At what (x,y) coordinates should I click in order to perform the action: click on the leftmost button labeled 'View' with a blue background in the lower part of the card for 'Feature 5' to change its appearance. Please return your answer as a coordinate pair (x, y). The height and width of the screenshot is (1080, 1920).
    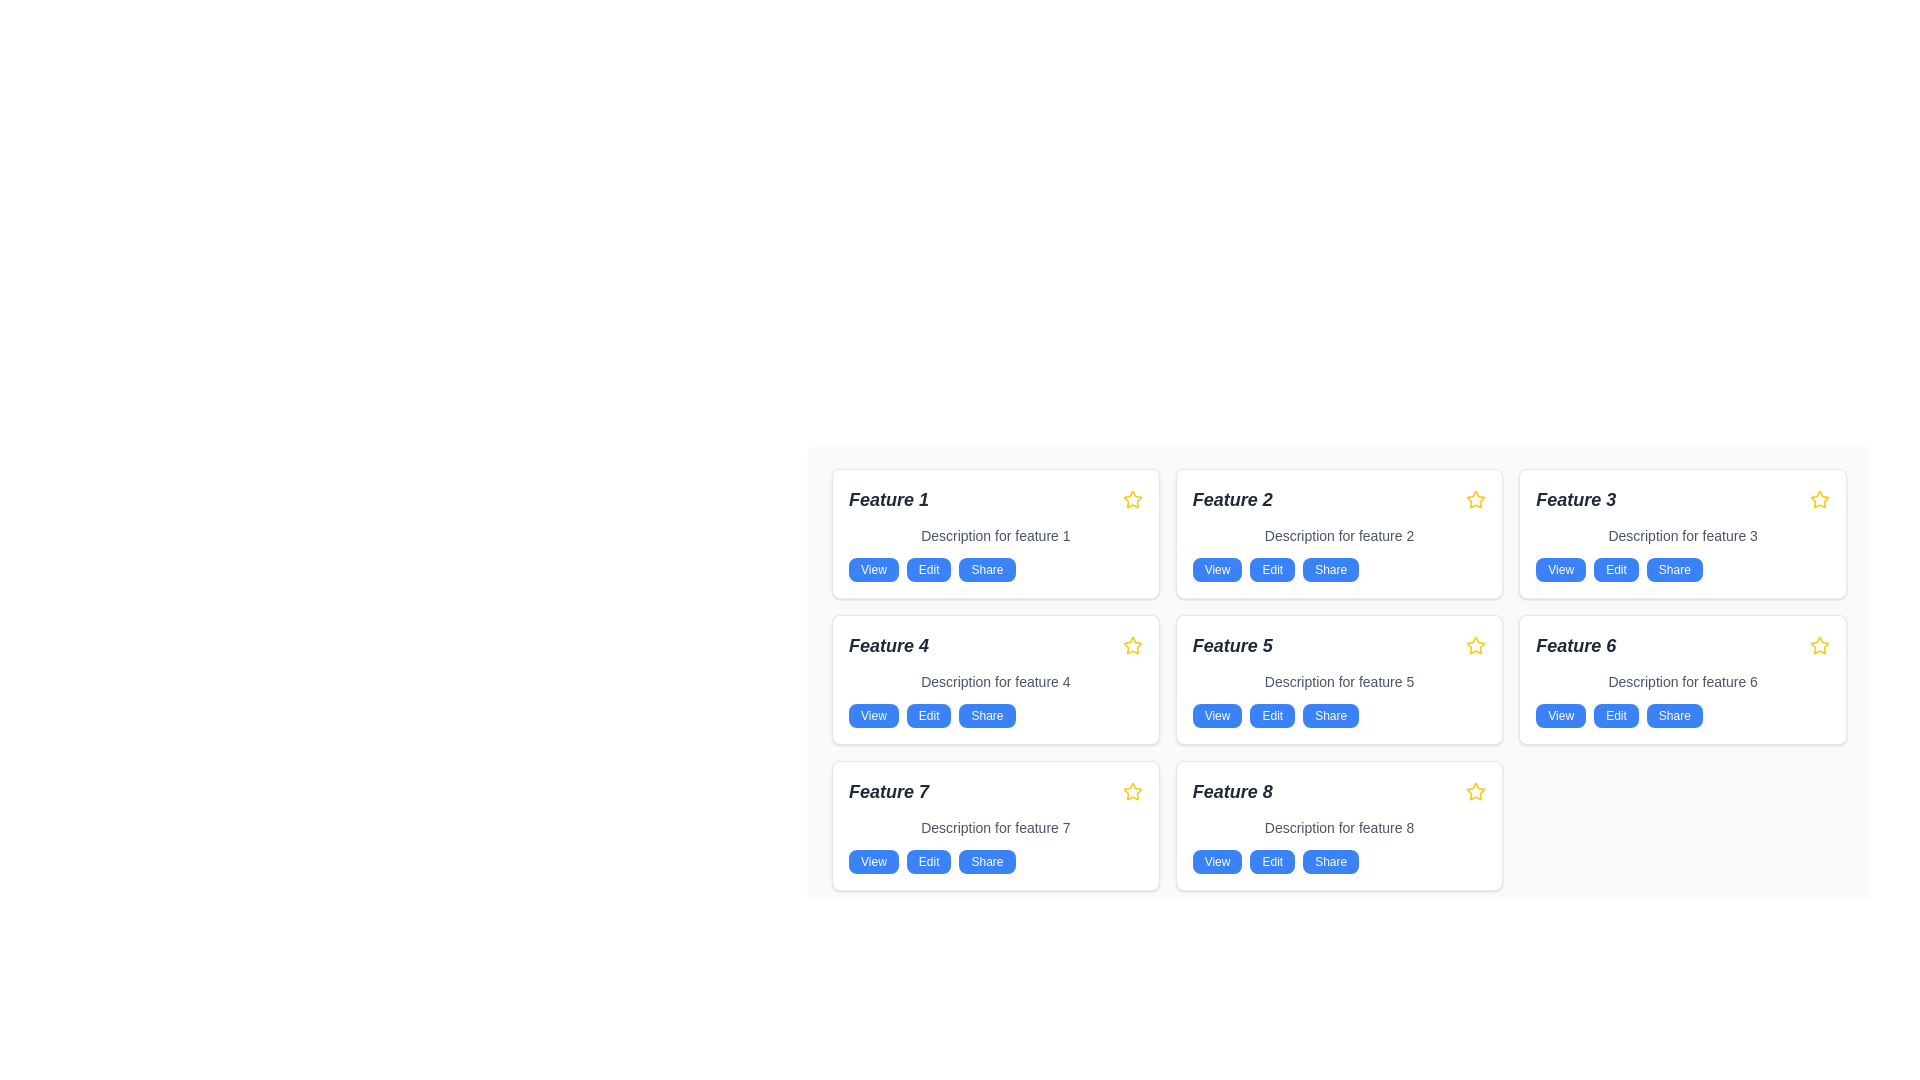
    Looking at the image, I should click on (1216, 715).